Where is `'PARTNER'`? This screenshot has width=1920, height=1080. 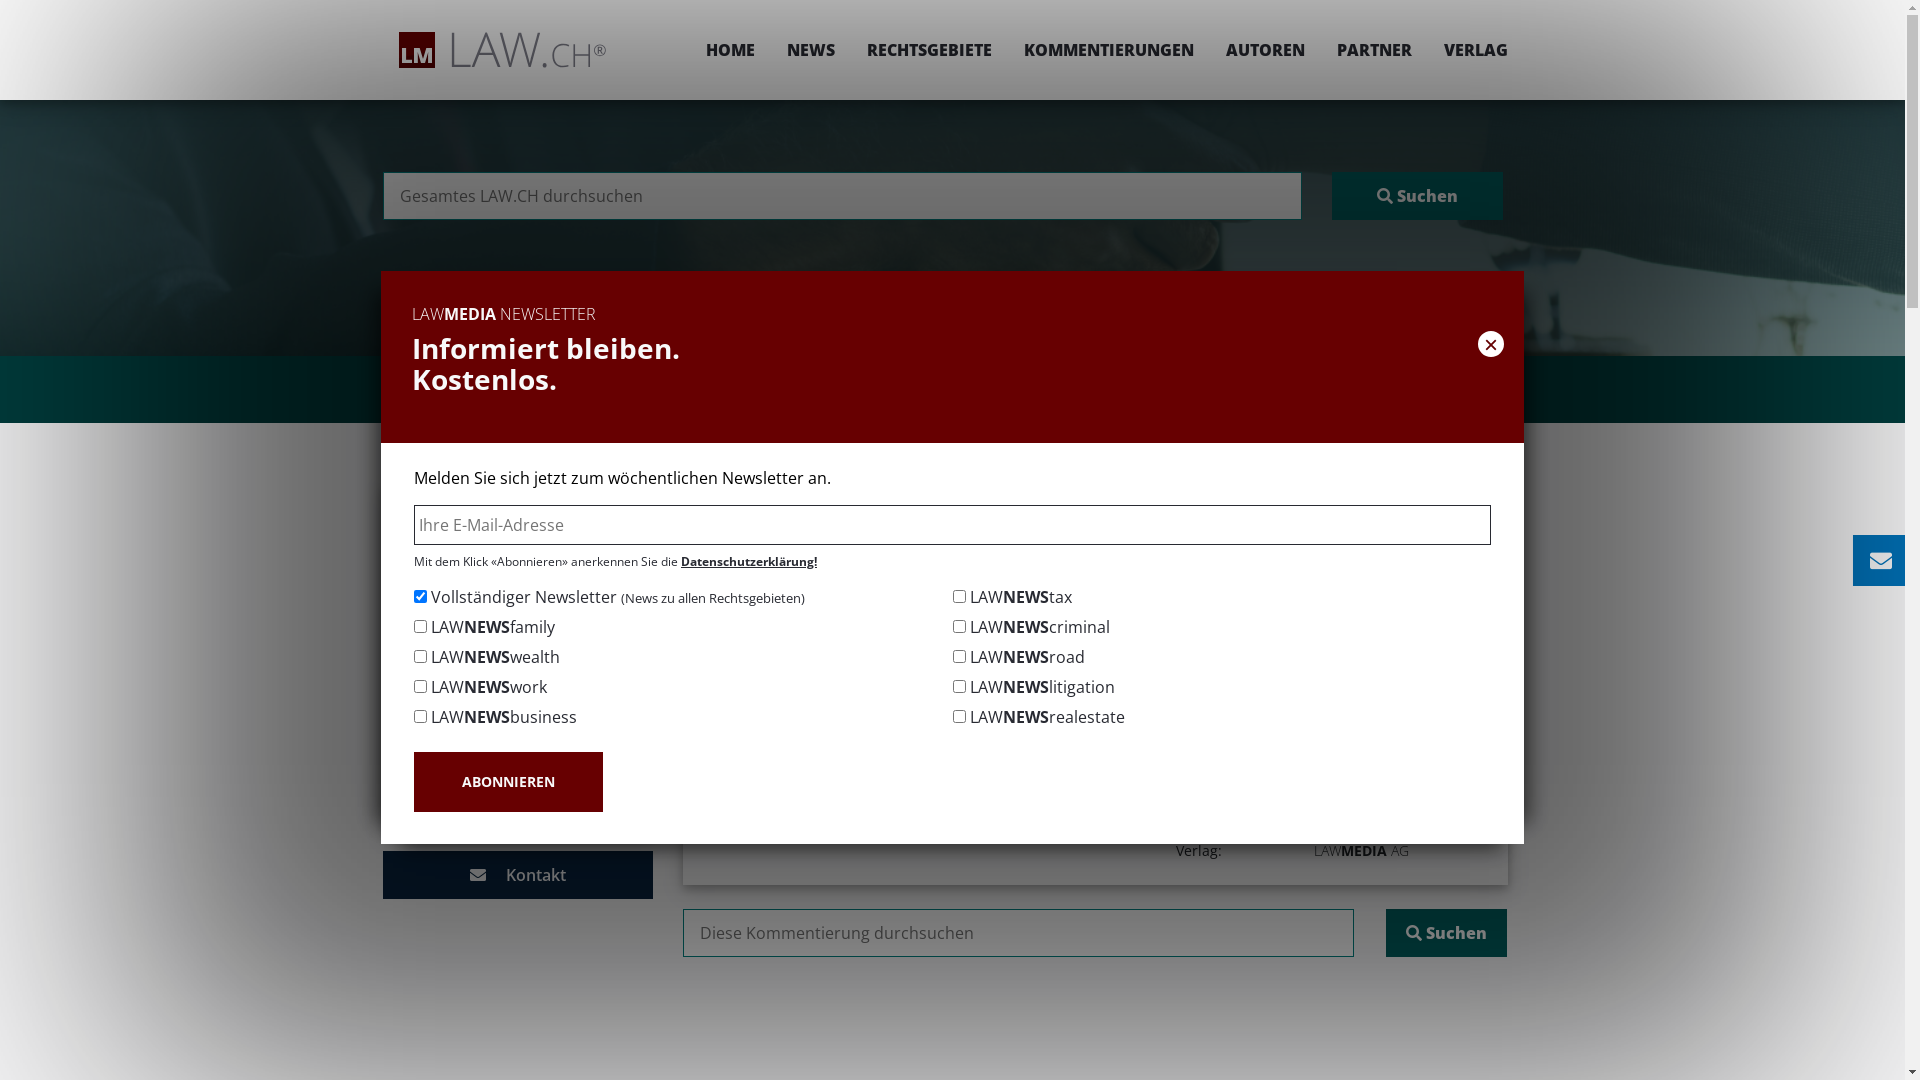
'PARTNER' is located at coordinates (1372, 49).